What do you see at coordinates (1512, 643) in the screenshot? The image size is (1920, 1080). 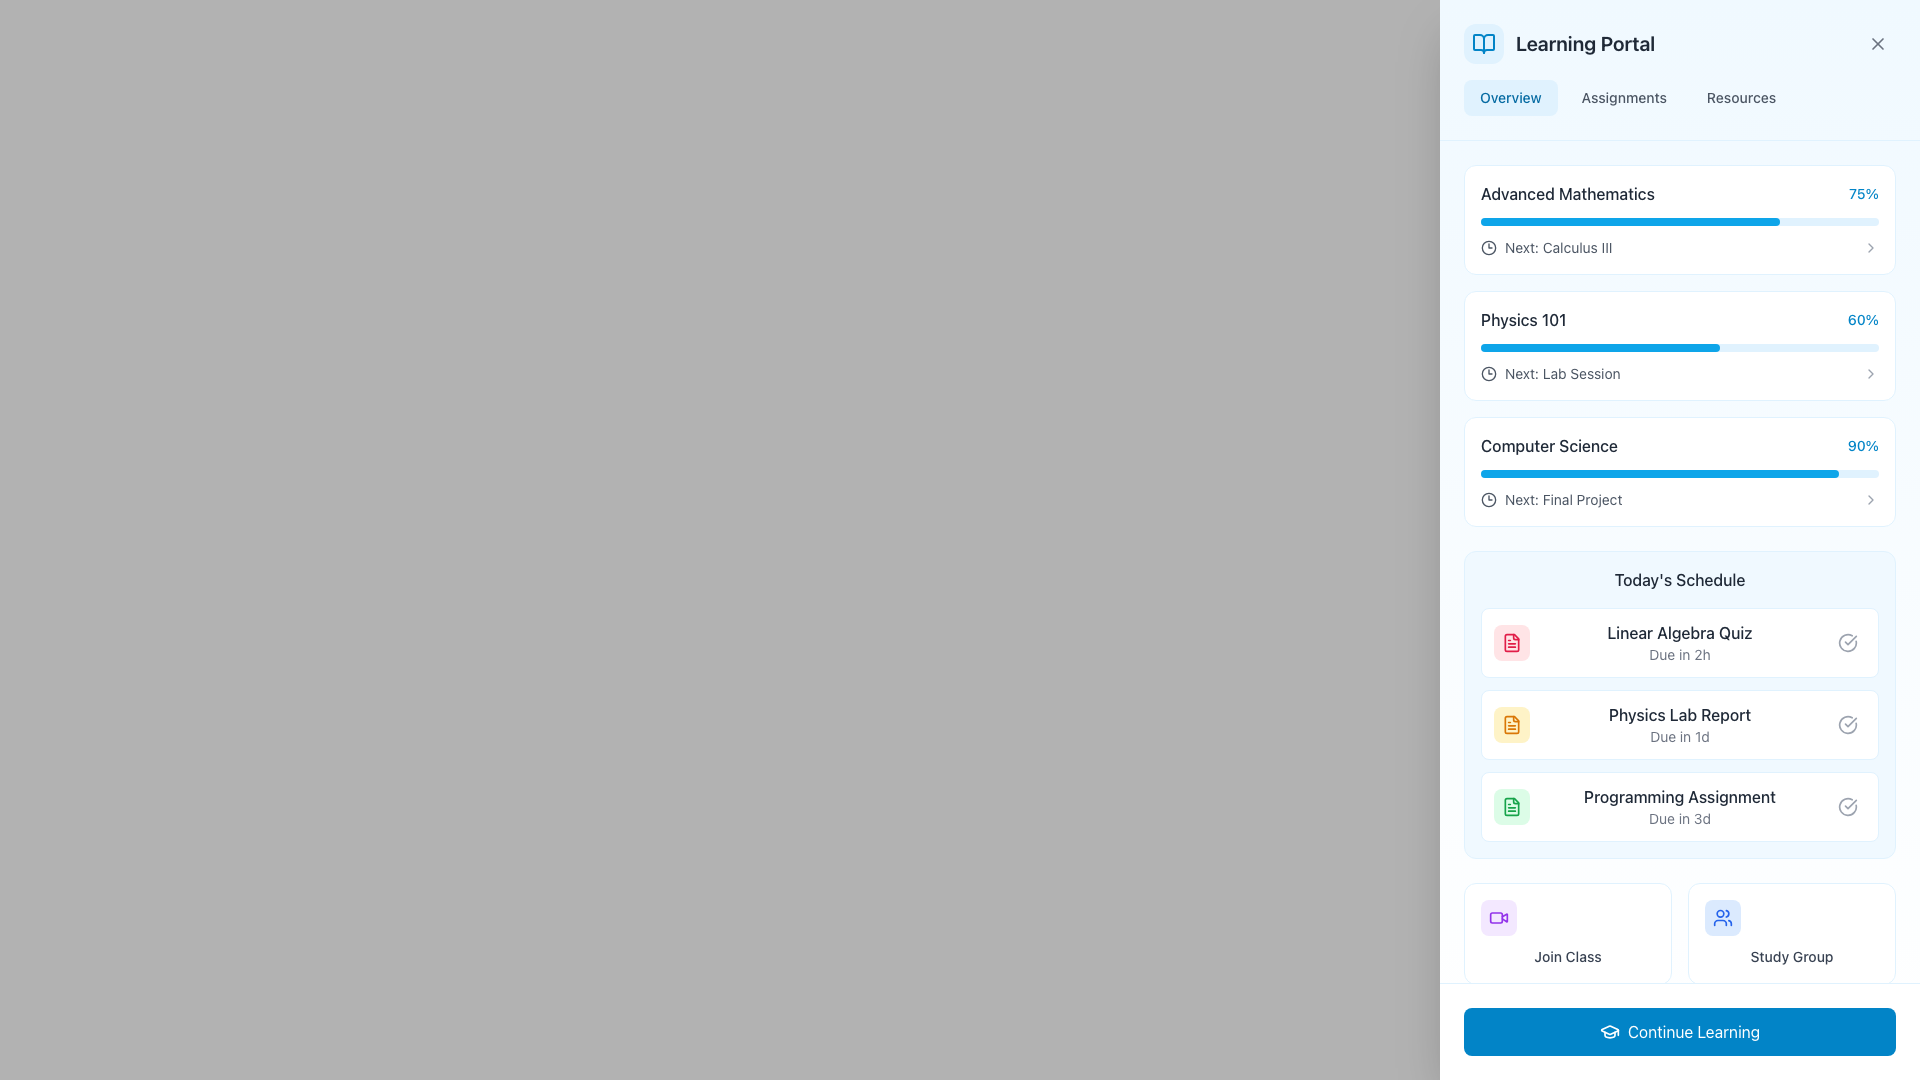 I see `the icon representing the 'Linear Algebra Quiz' schedule item, which is located to the left of the text 'Linear Algebra Quiz Due in 2h'` at bounding box center [1512, 643].